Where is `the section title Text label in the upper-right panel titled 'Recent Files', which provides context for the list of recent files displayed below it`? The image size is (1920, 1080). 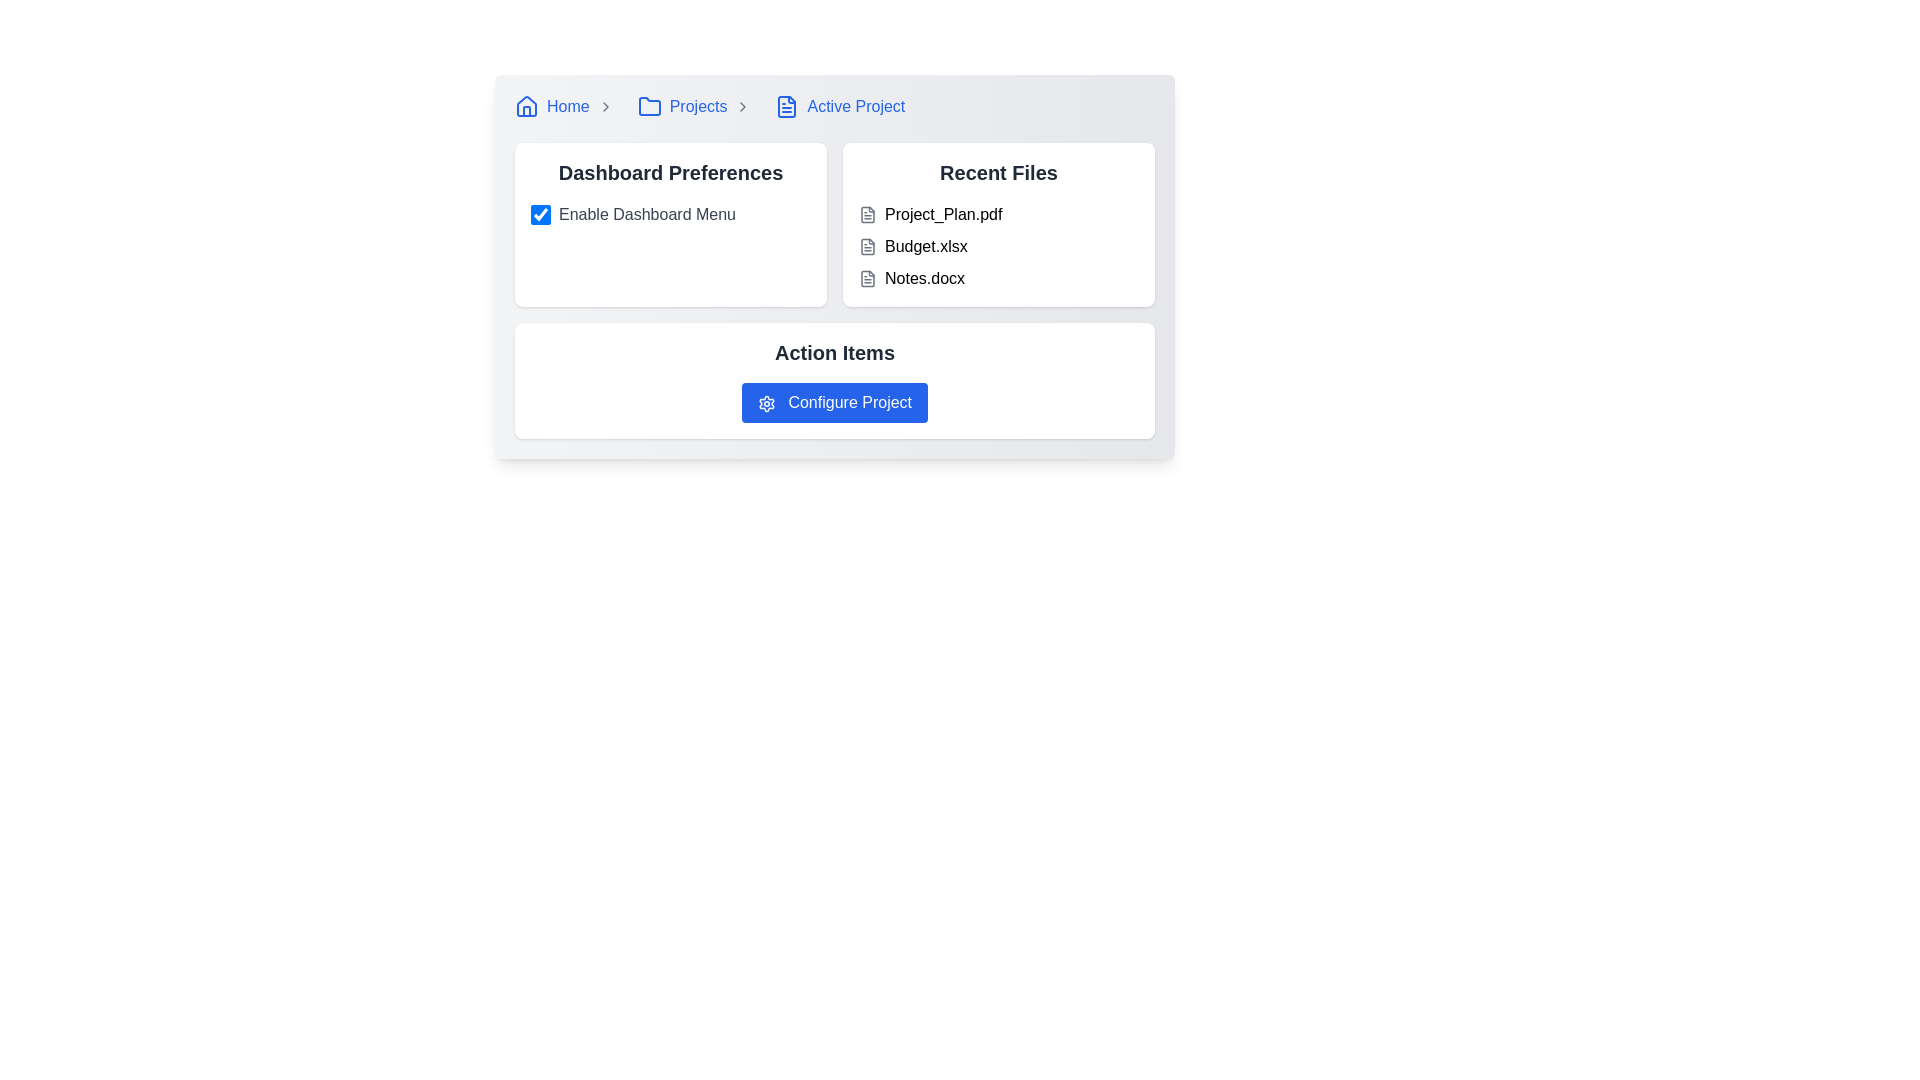 the section title Text label in the upper-right panel titled 'Recent Files', which provides context for the list of recent files displayed below it is located at coordinates (998, 172).